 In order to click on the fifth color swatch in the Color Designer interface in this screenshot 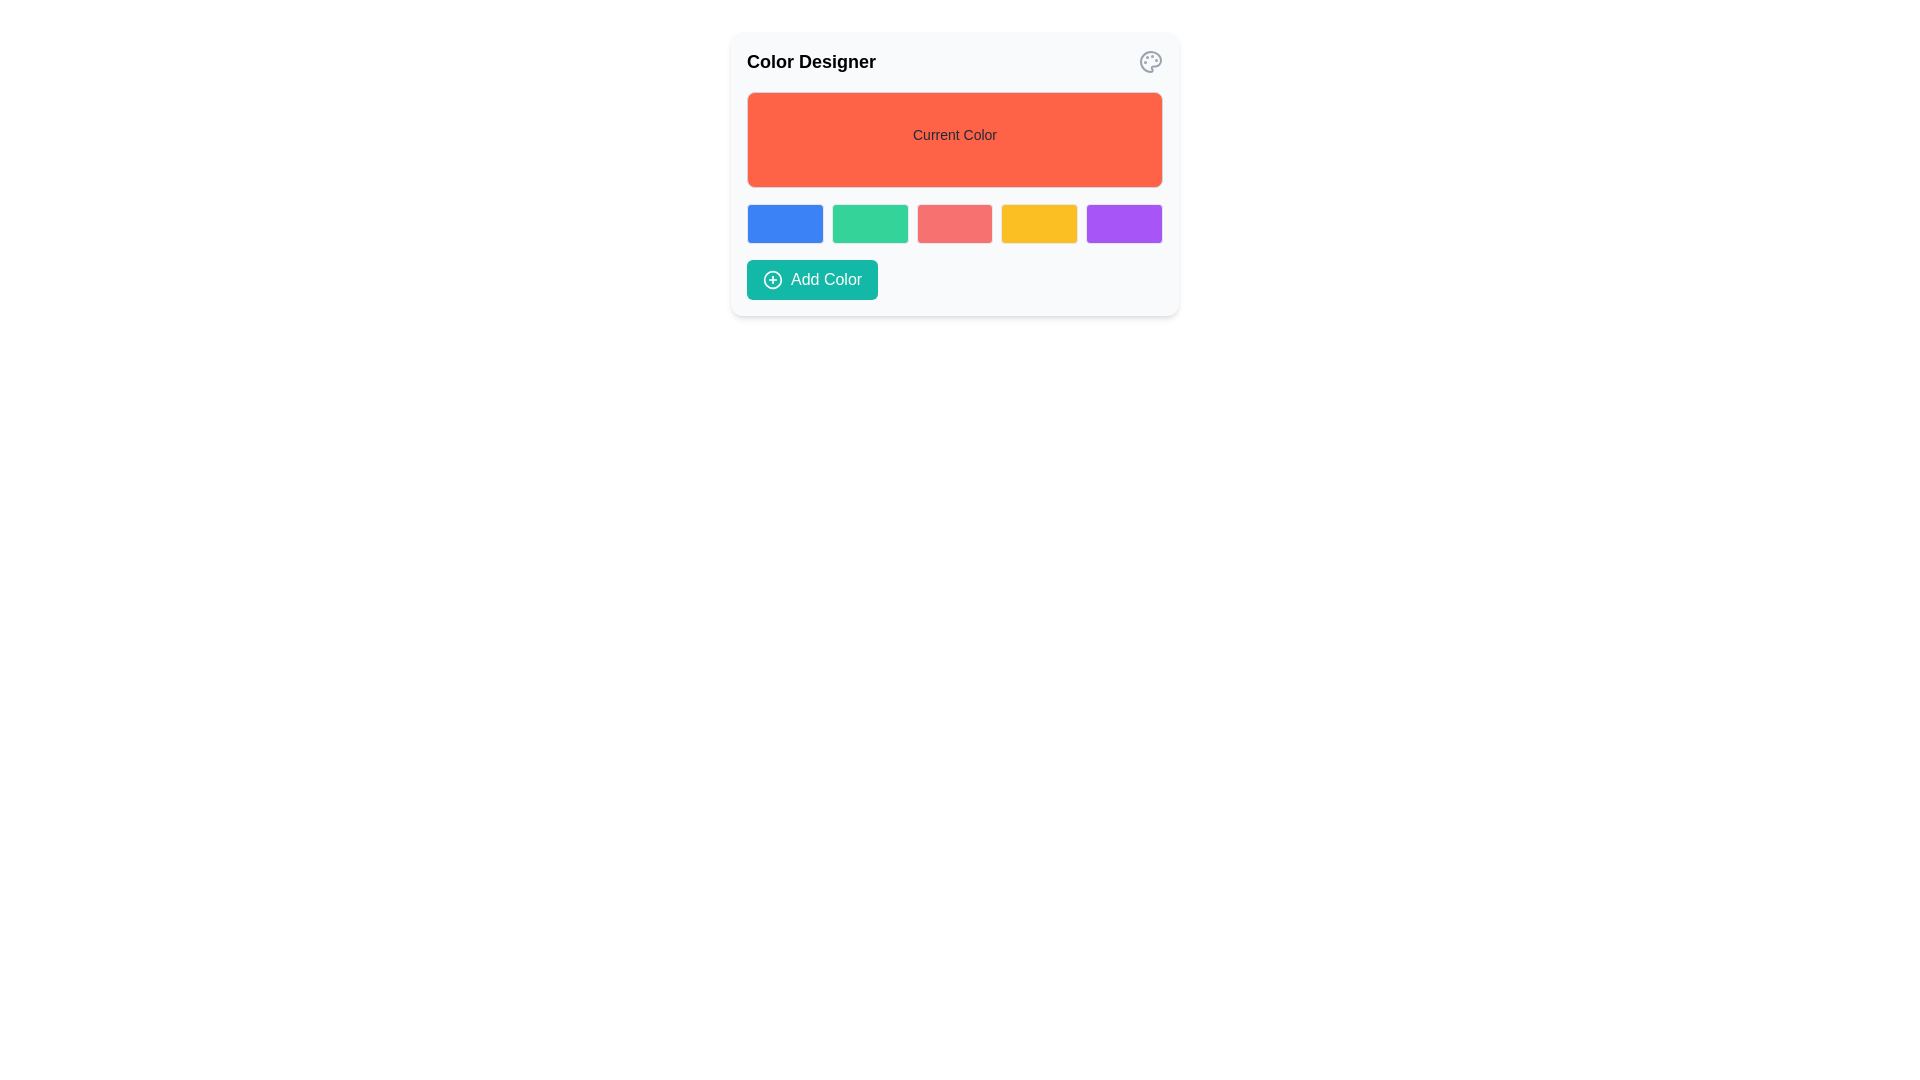, I will do `click(1124, 223)`.